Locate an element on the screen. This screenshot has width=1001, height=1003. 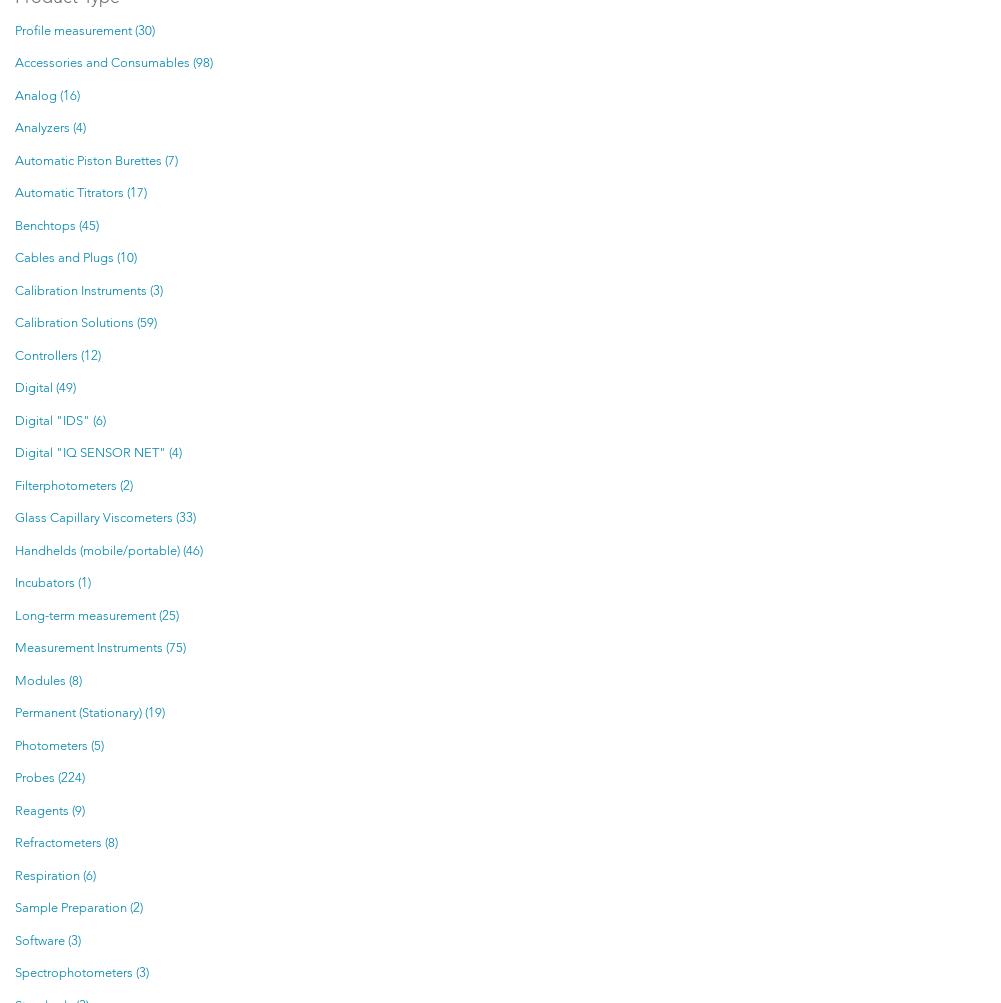
'Automatic Titrators (17)' is located at coordinates (79, 192).